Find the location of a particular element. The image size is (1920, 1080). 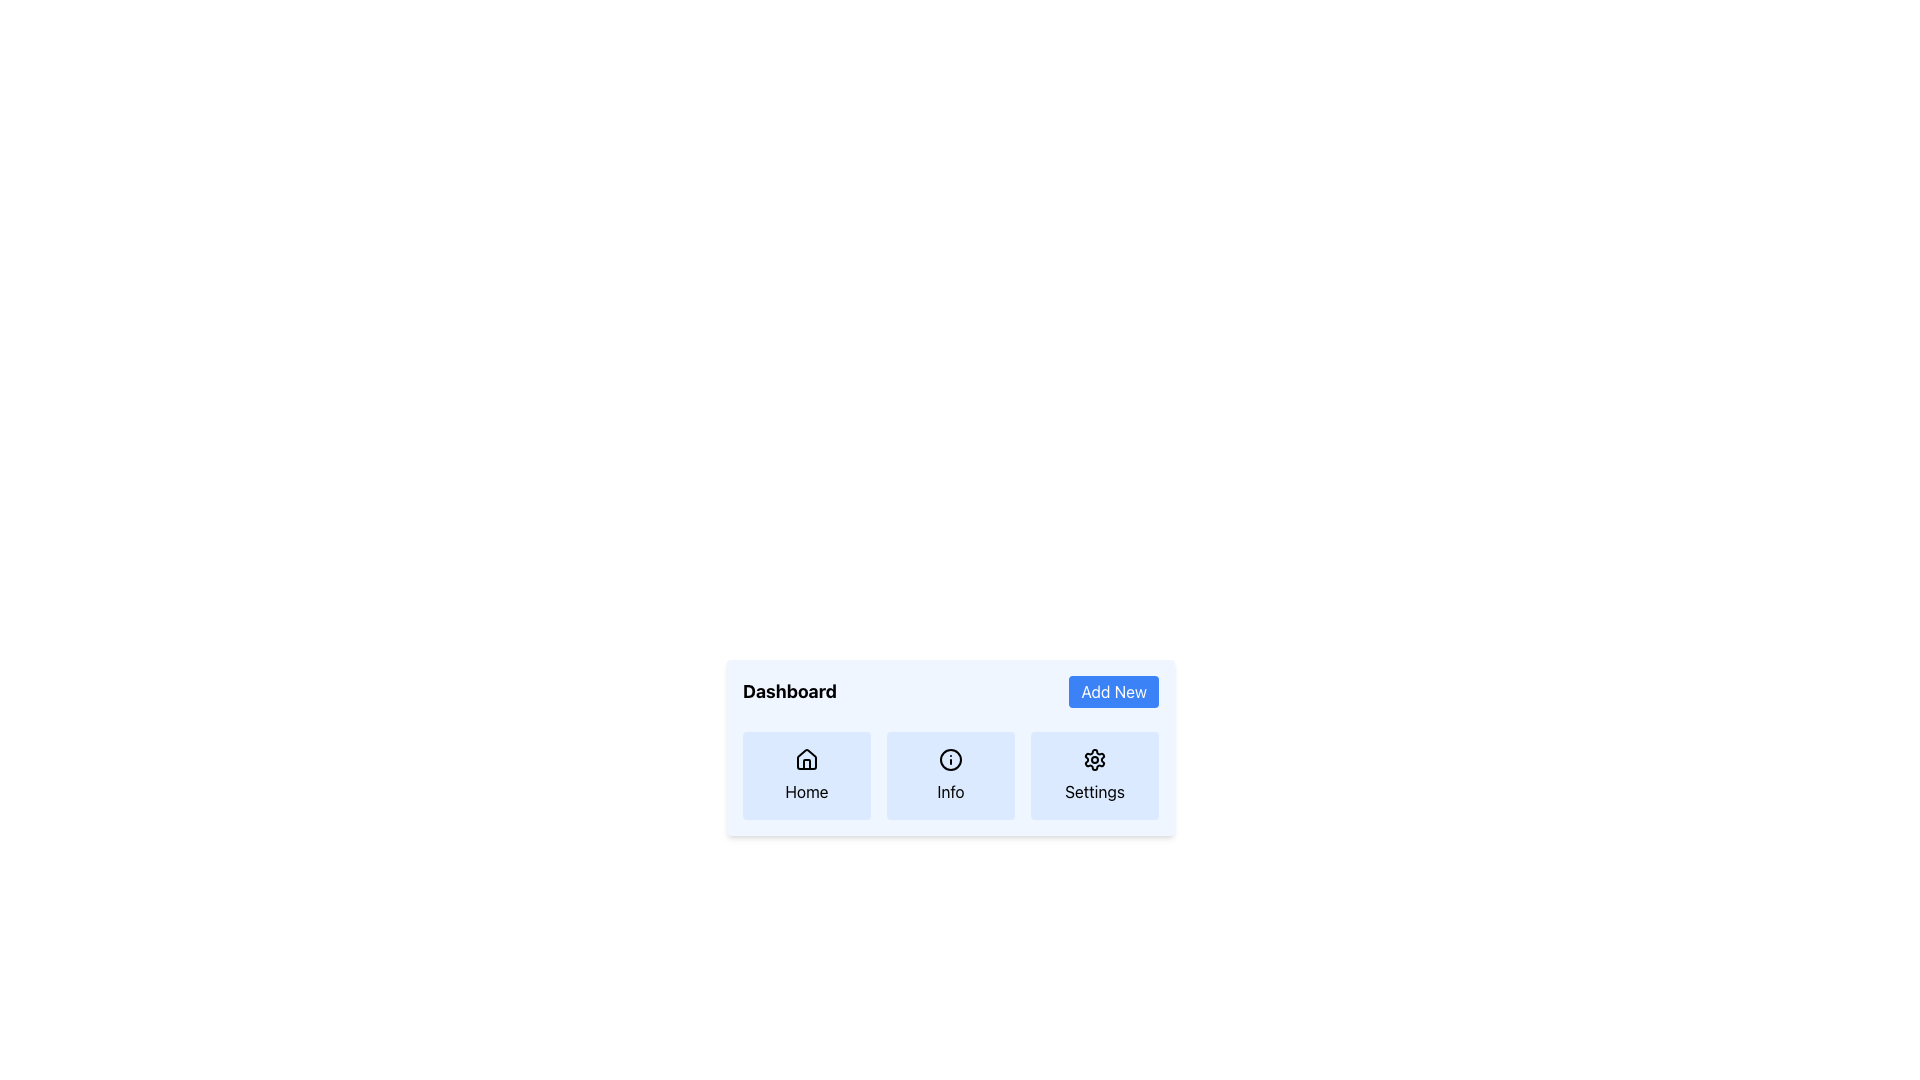

the blue 'Add New' button with rounded corners located at the top-right corner of the application interface is located at coordinates (1113, 690).